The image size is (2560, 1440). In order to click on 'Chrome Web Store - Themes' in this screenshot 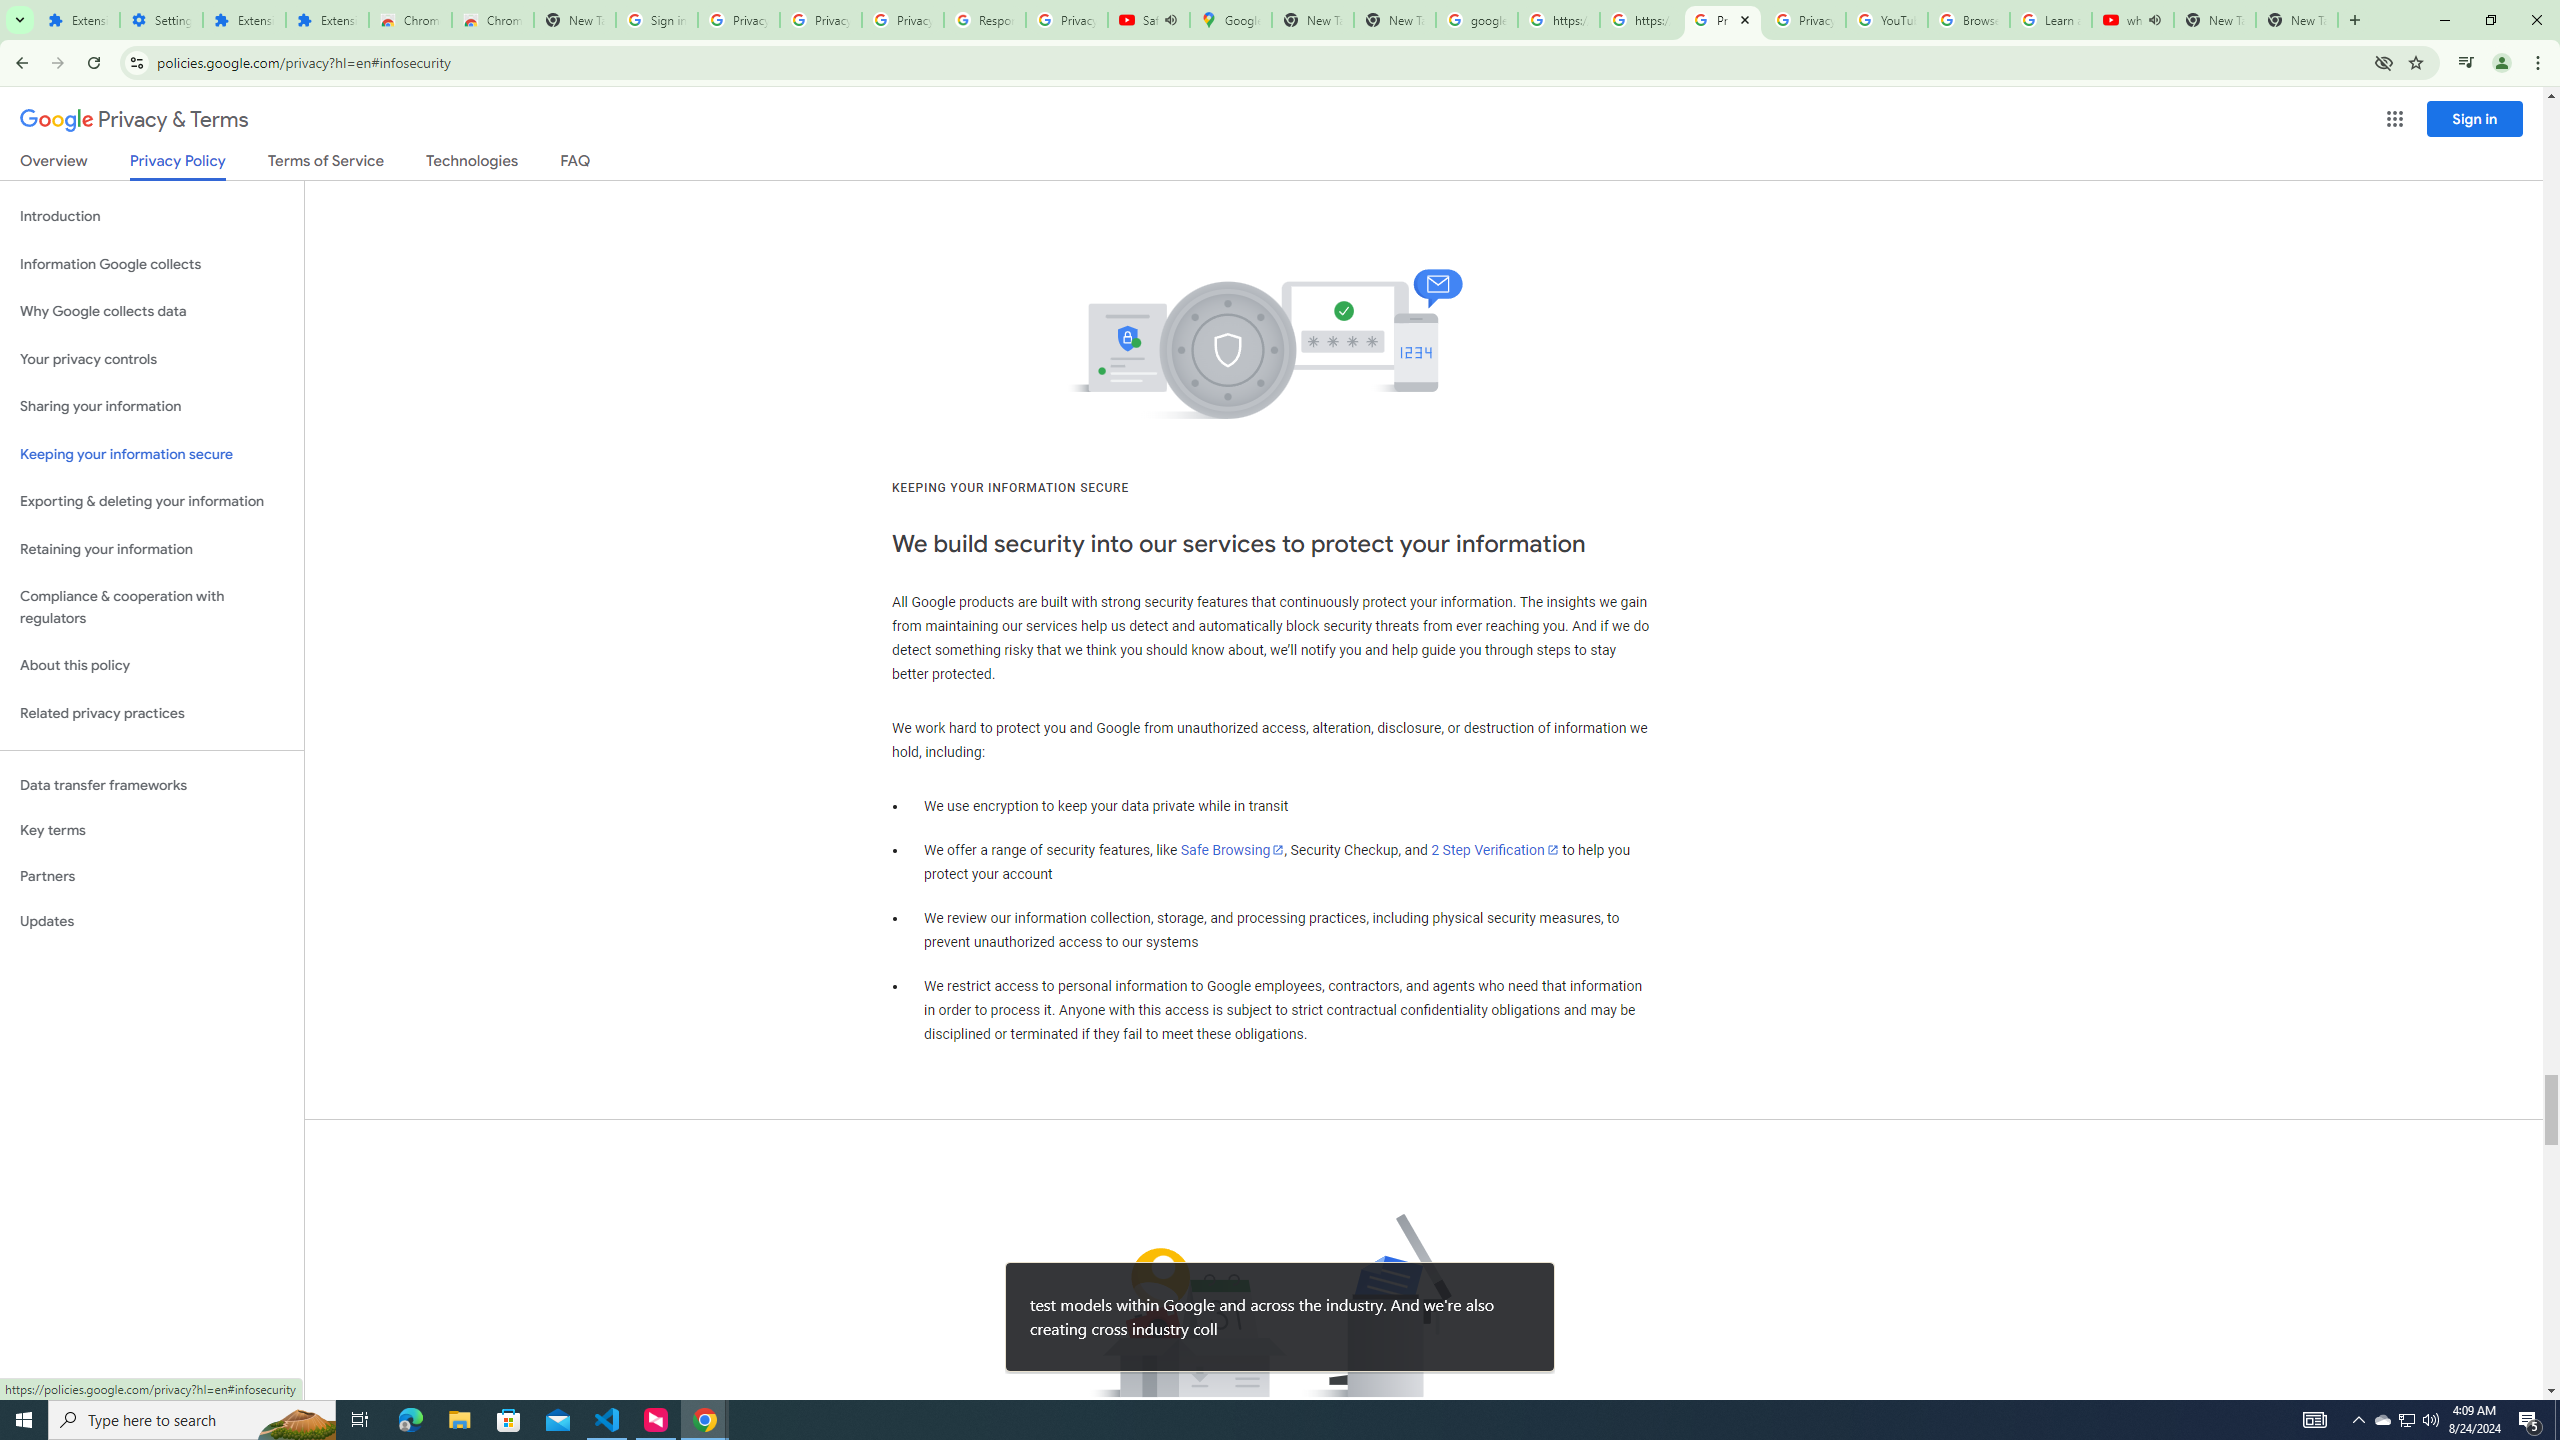, I will do `click(492, 19)`.